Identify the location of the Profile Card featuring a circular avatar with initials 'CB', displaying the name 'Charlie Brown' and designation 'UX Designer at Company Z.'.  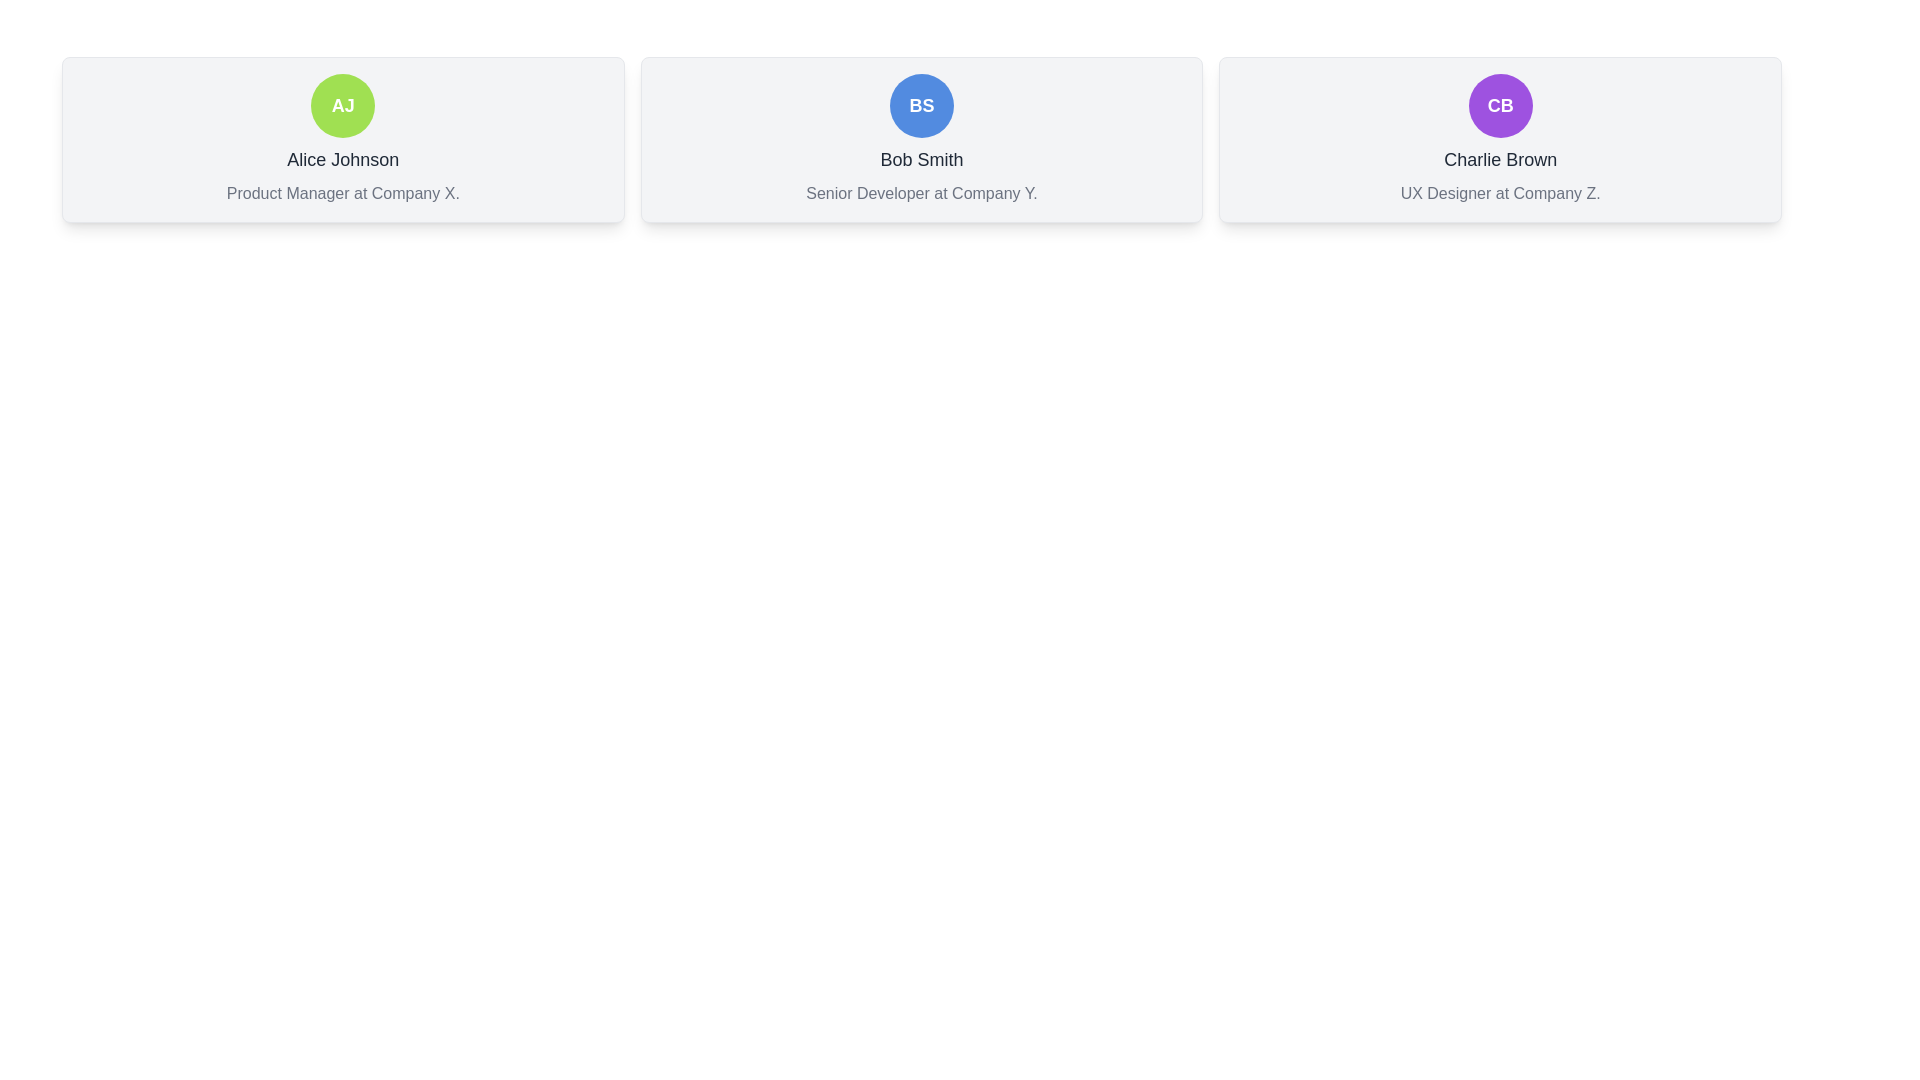
(1500, 138).